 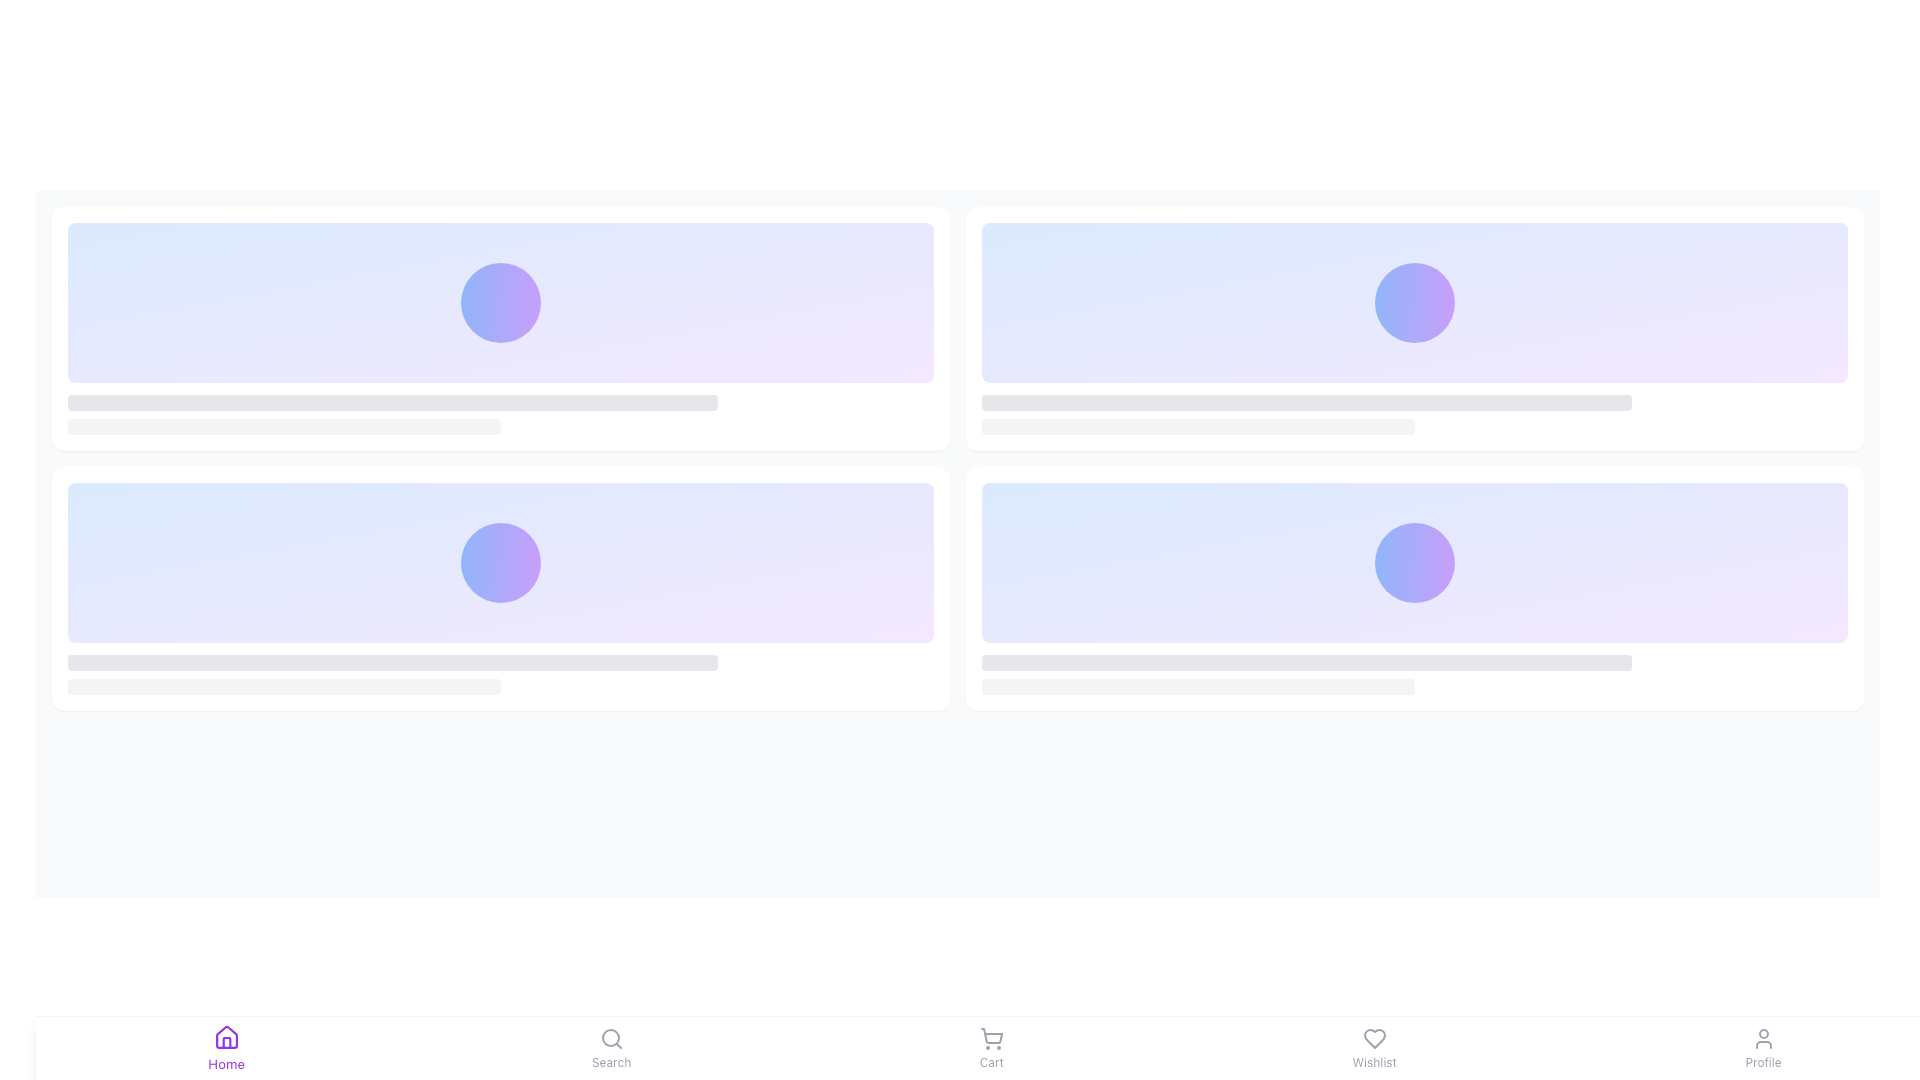 I want to click on the 'Wishlist' text label located beneath the heart-shaped icon in the bottom navigation bar, so click(x=1373, y=1061).